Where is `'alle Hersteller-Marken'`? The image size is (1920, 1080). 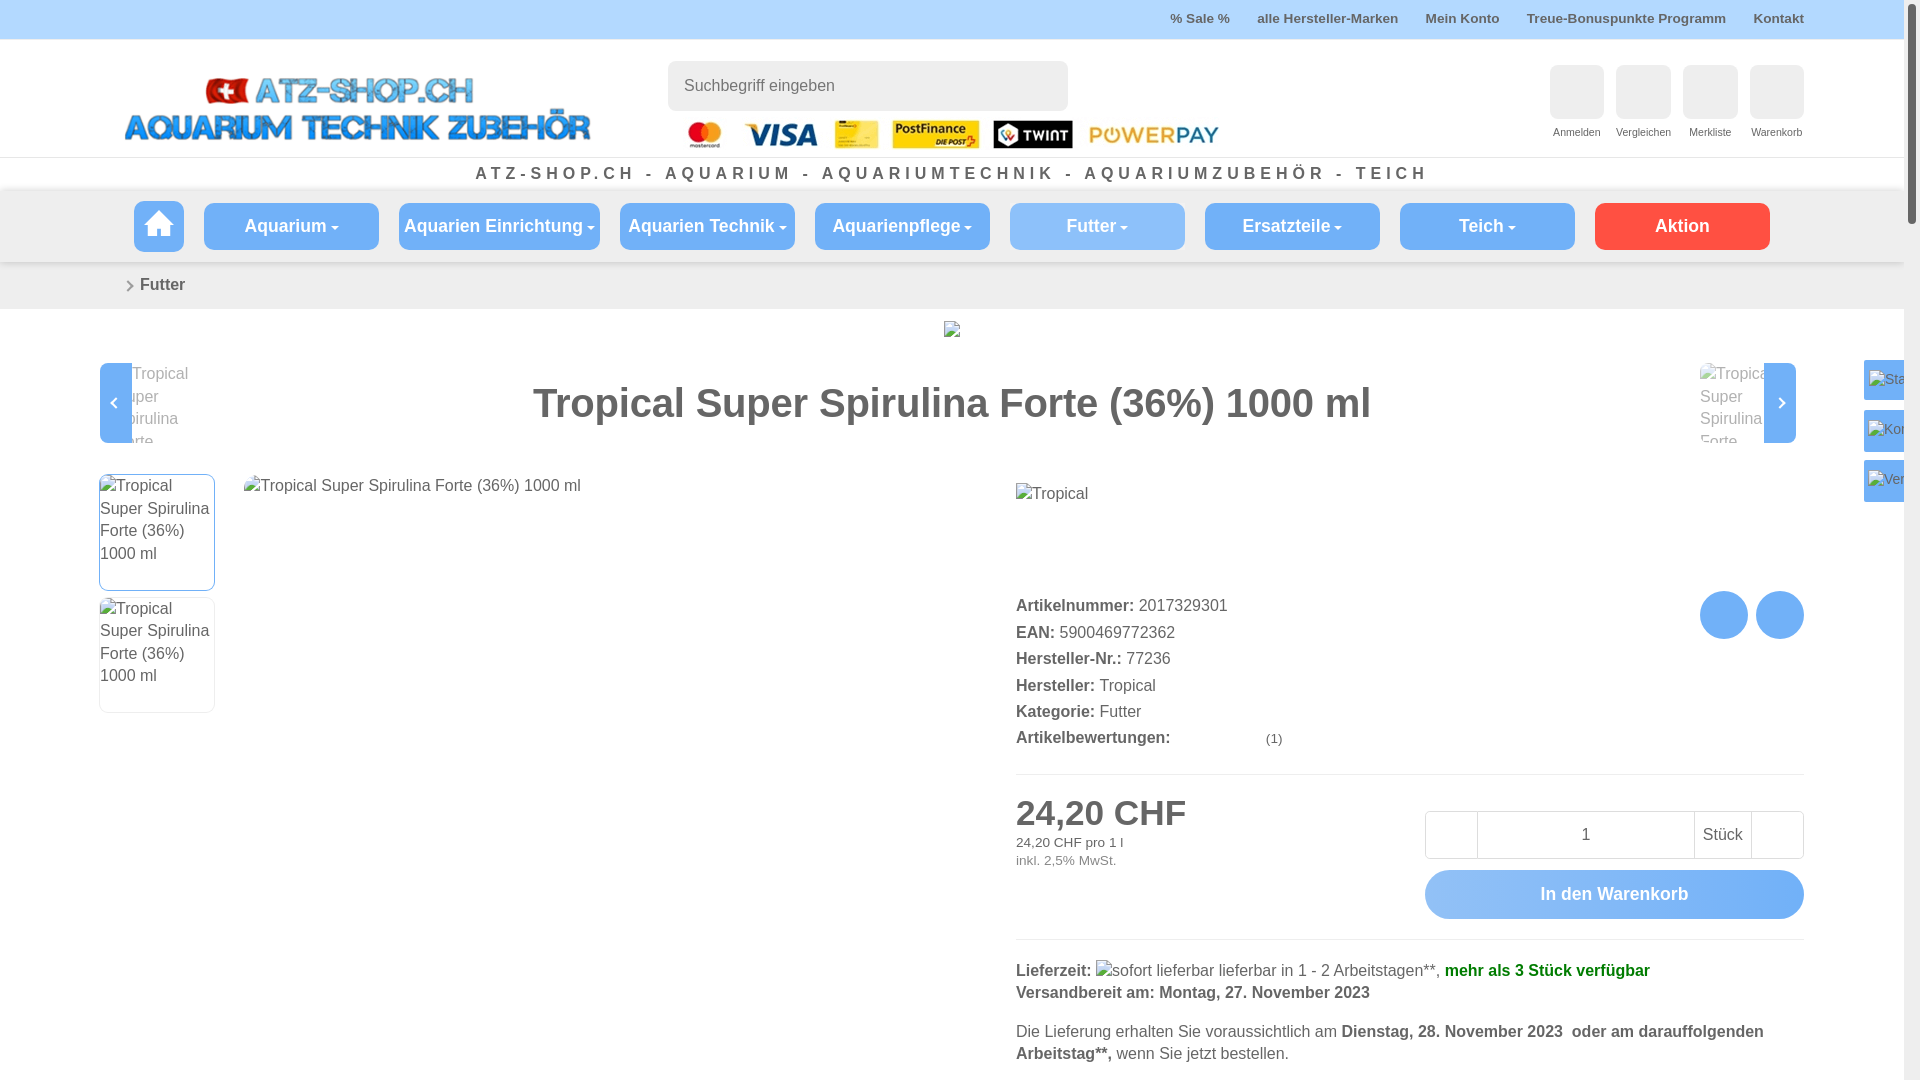 'alle Hersteller-Marken' is located at coordinates (1327, 18).